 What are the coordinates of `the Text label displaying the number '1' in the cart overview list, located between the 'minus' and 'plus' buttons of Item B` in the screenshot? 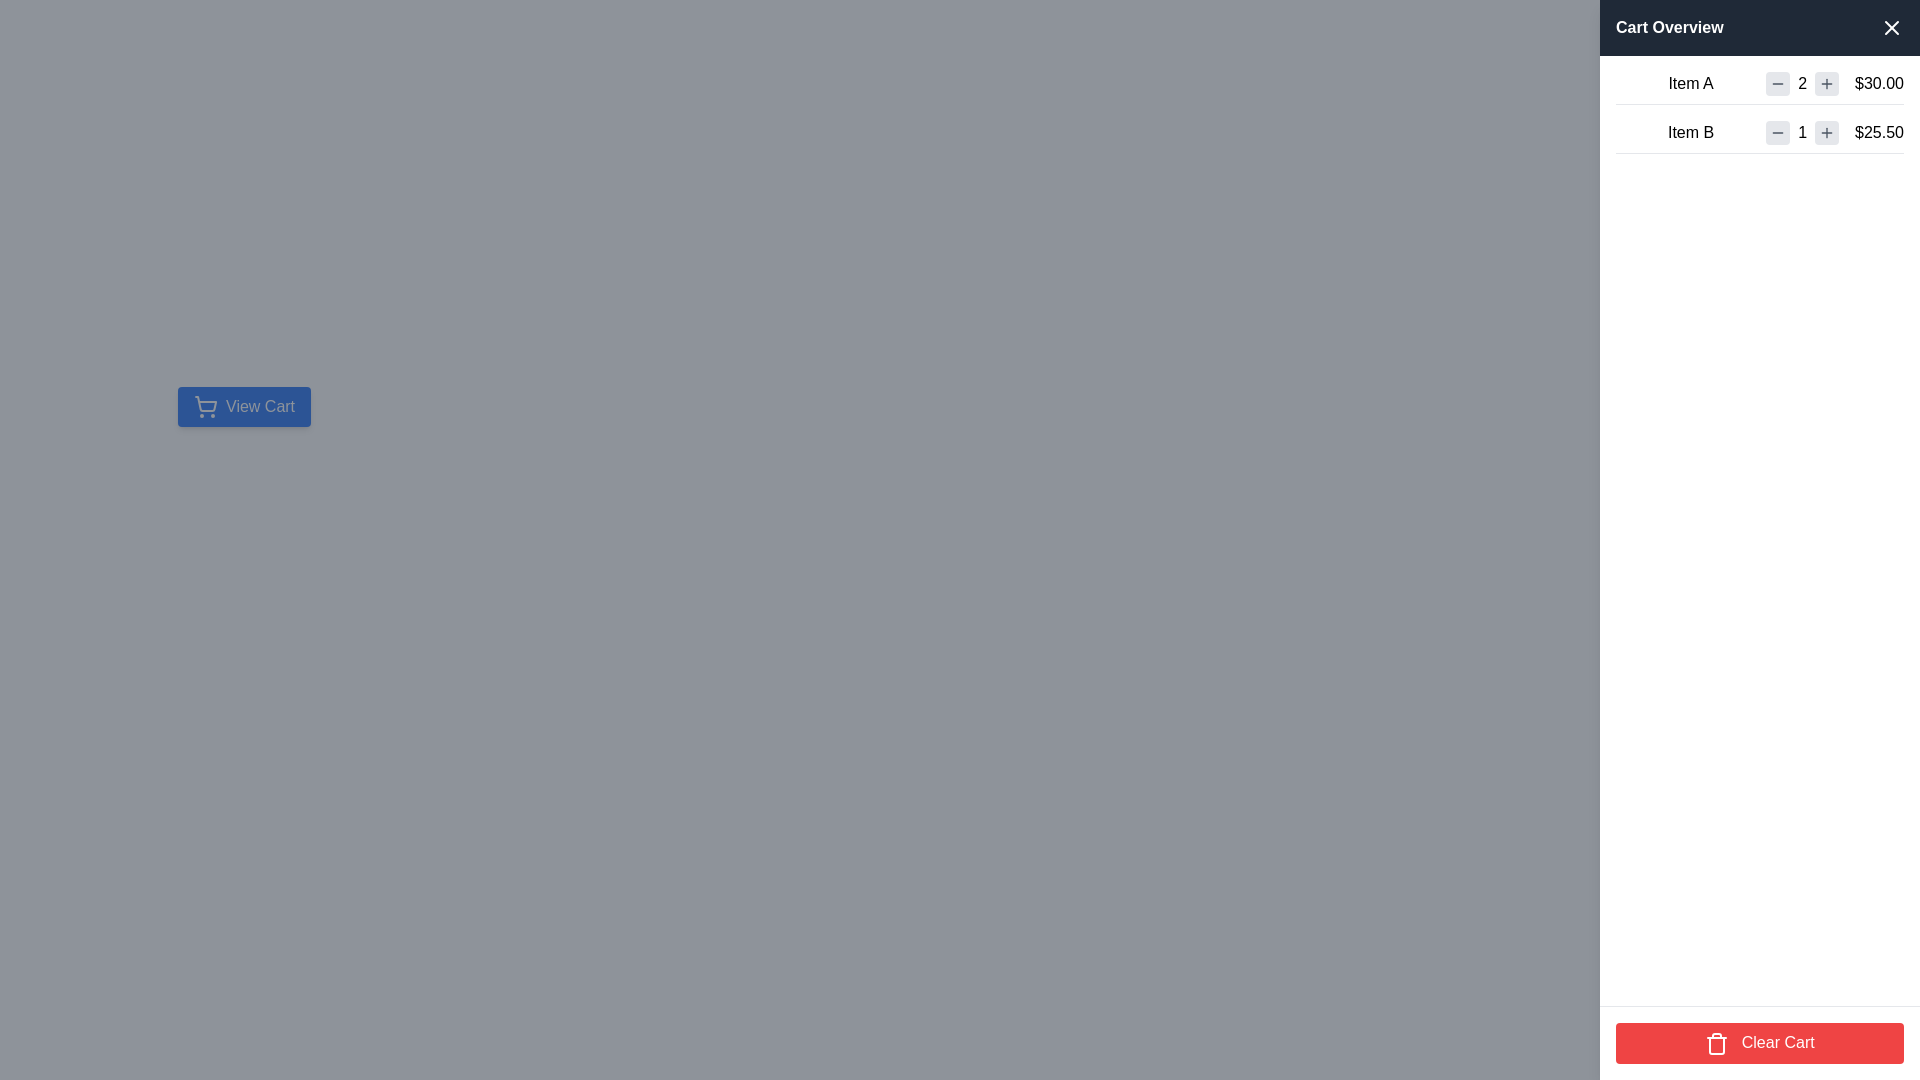 It's located at (1802, 132).